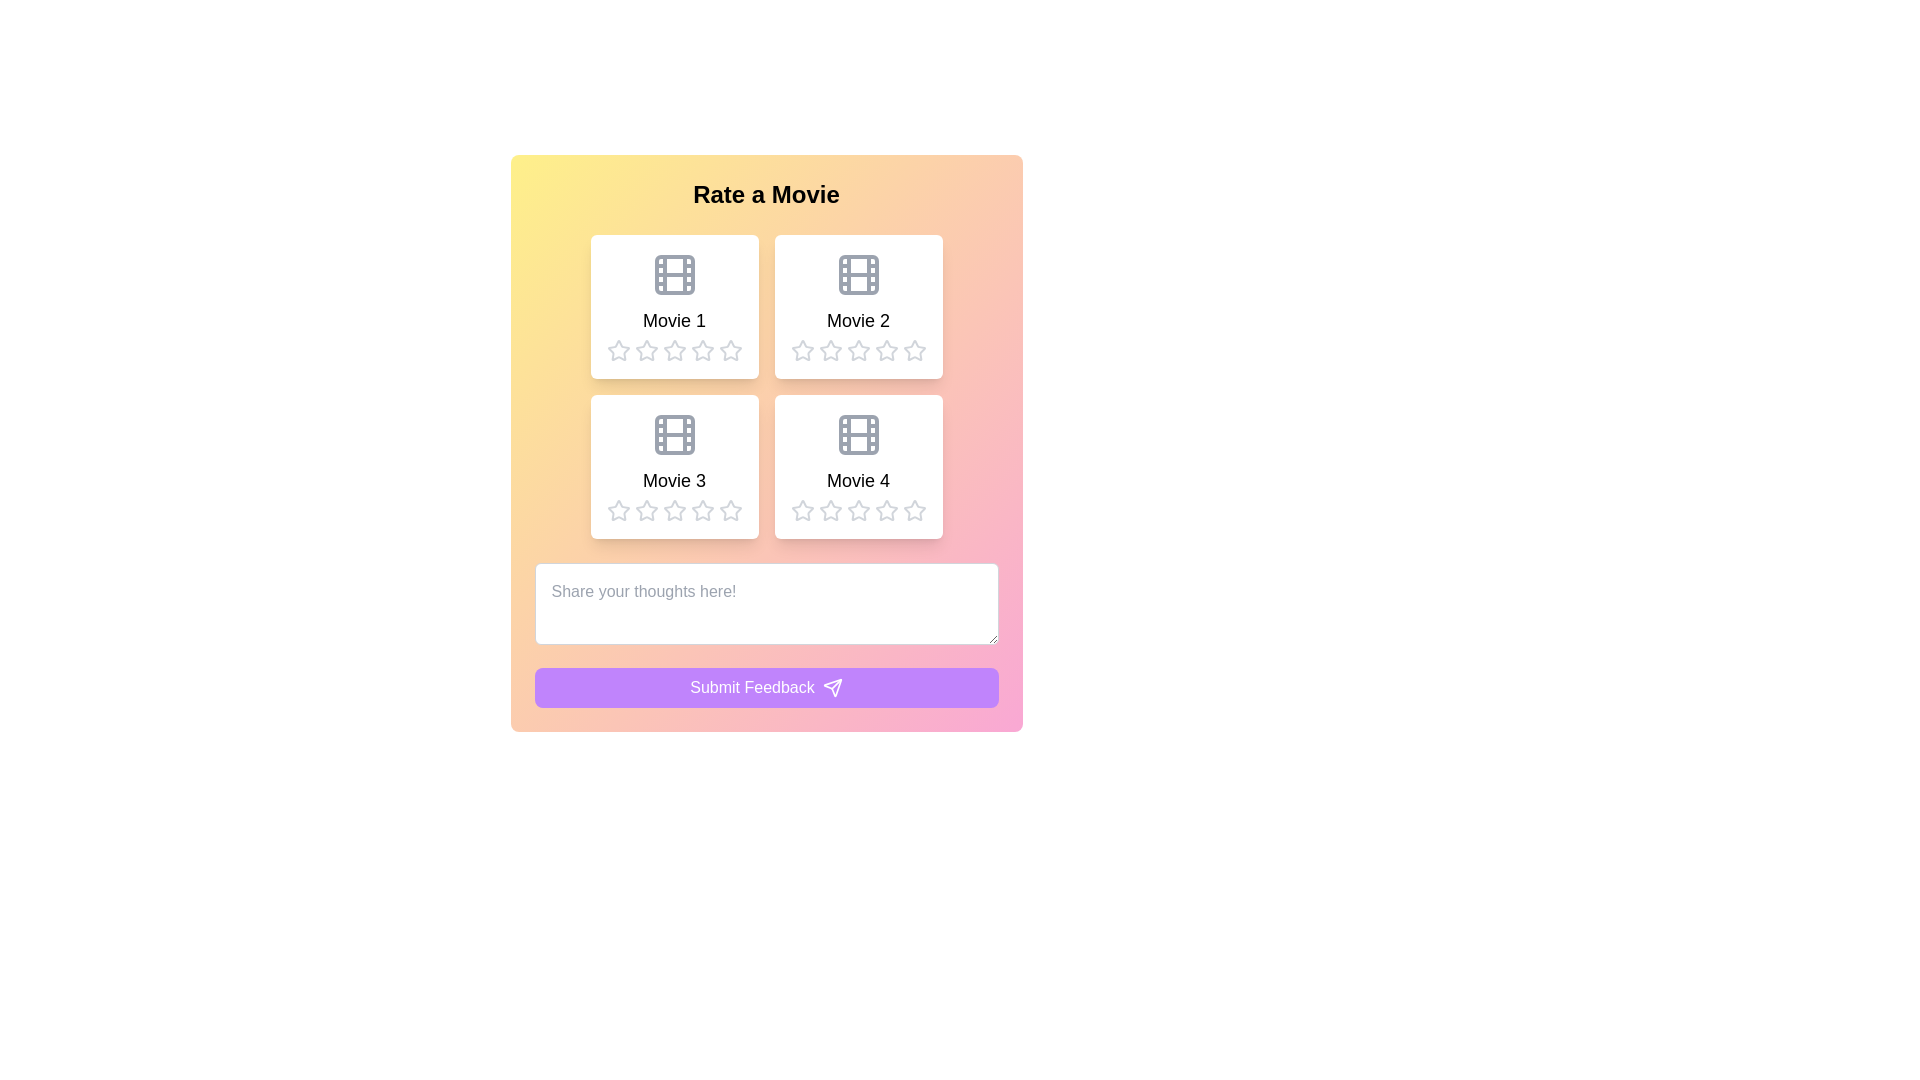 The height and width of the screenshot is (1080, 1920). I want to click on the fourth rating star icon for 'Movie 1', so click(674, 350).